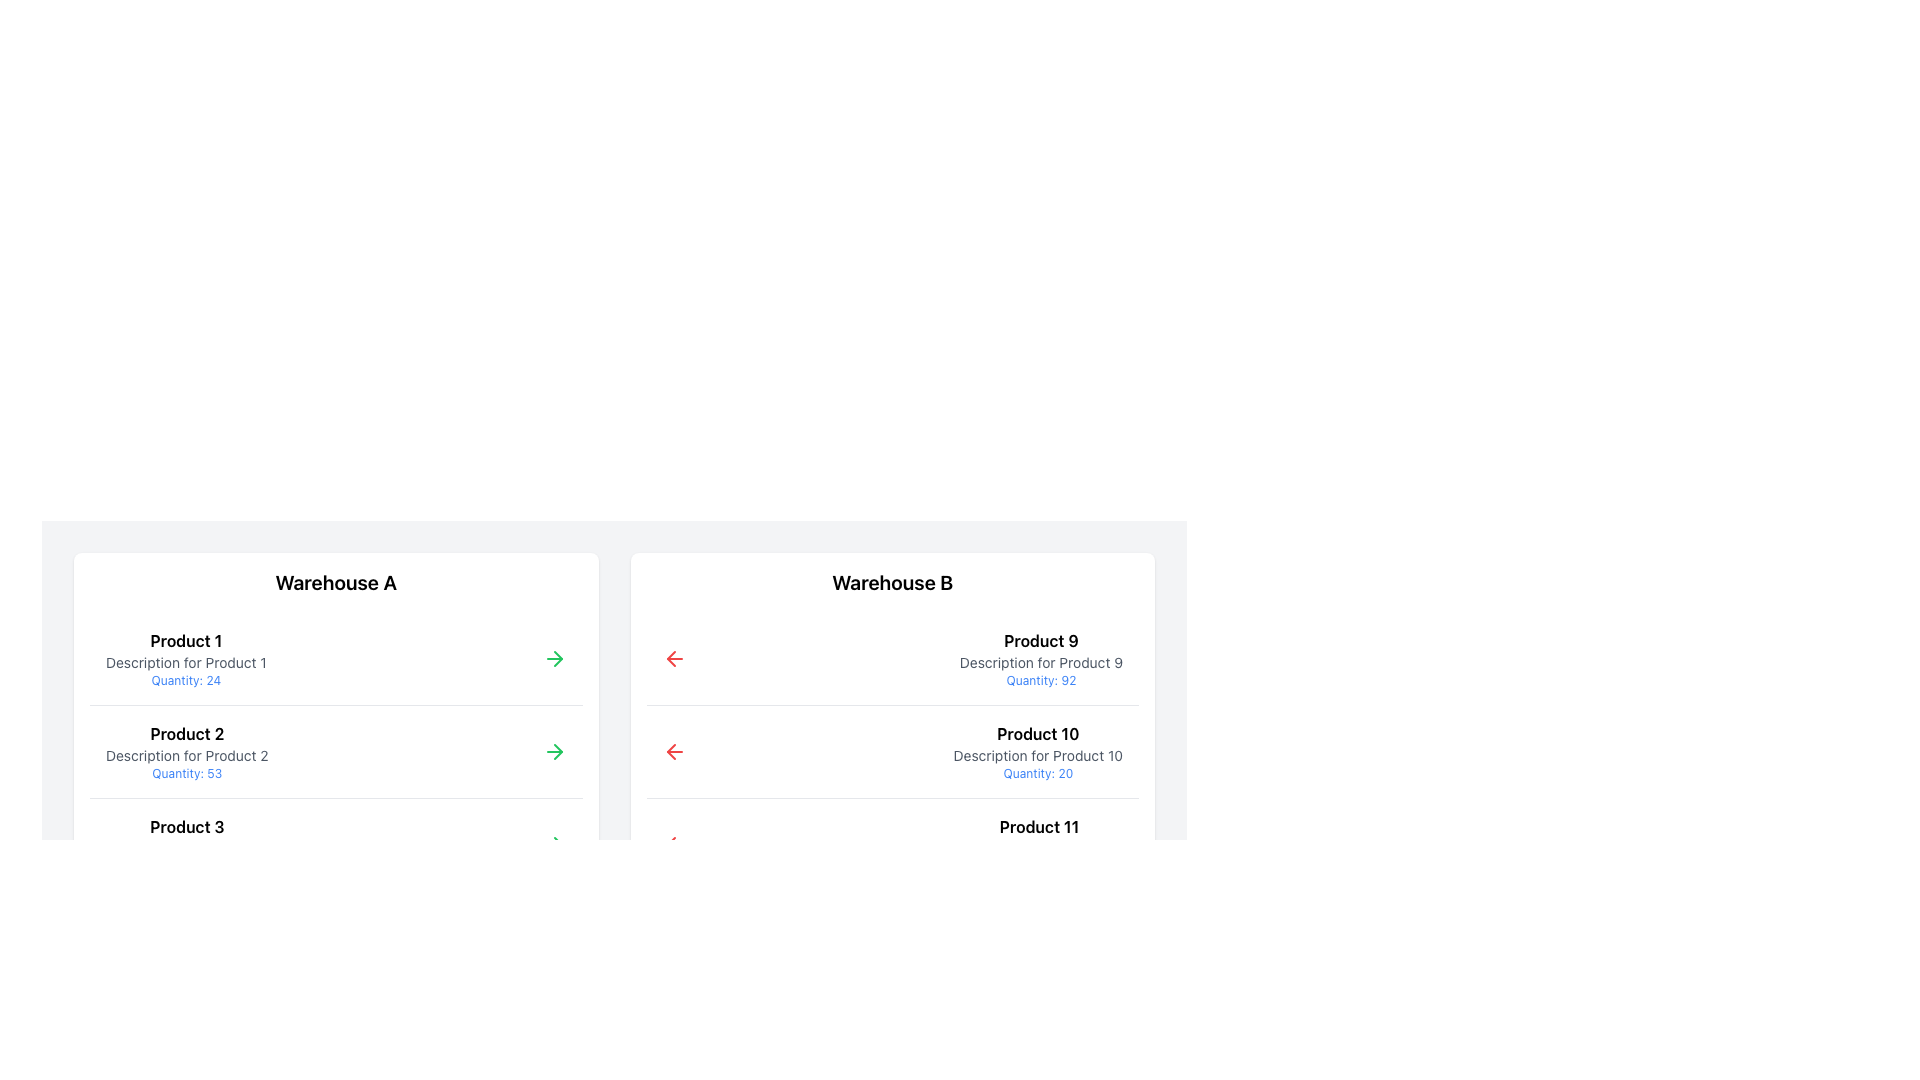 Image resolution: width=1920 pixels, height=1080 pixels. I want to click on the Textual Information Block displaying 'Product 11', which includes its name, description, and quantity indicator, located in the 'Warehouse B' section, so click(1039, 844).